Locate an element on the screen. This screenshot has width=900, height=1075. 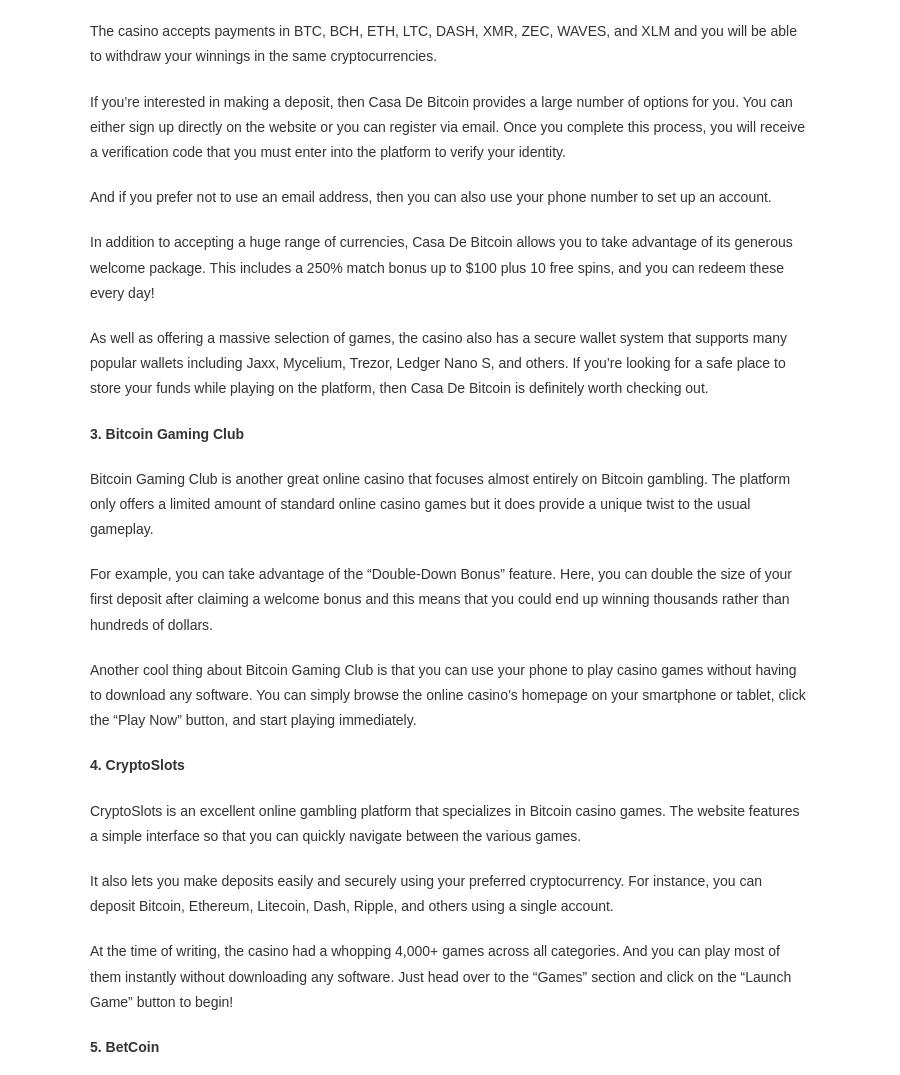
'At the time of writing, the casino had a whopping 4,000+ games across all categories. And you can play most of them instantly without downloading any software. Just head over to the “Games” section and click on the “Launch Game” button to begin!' is located at coordinates (440, 975).